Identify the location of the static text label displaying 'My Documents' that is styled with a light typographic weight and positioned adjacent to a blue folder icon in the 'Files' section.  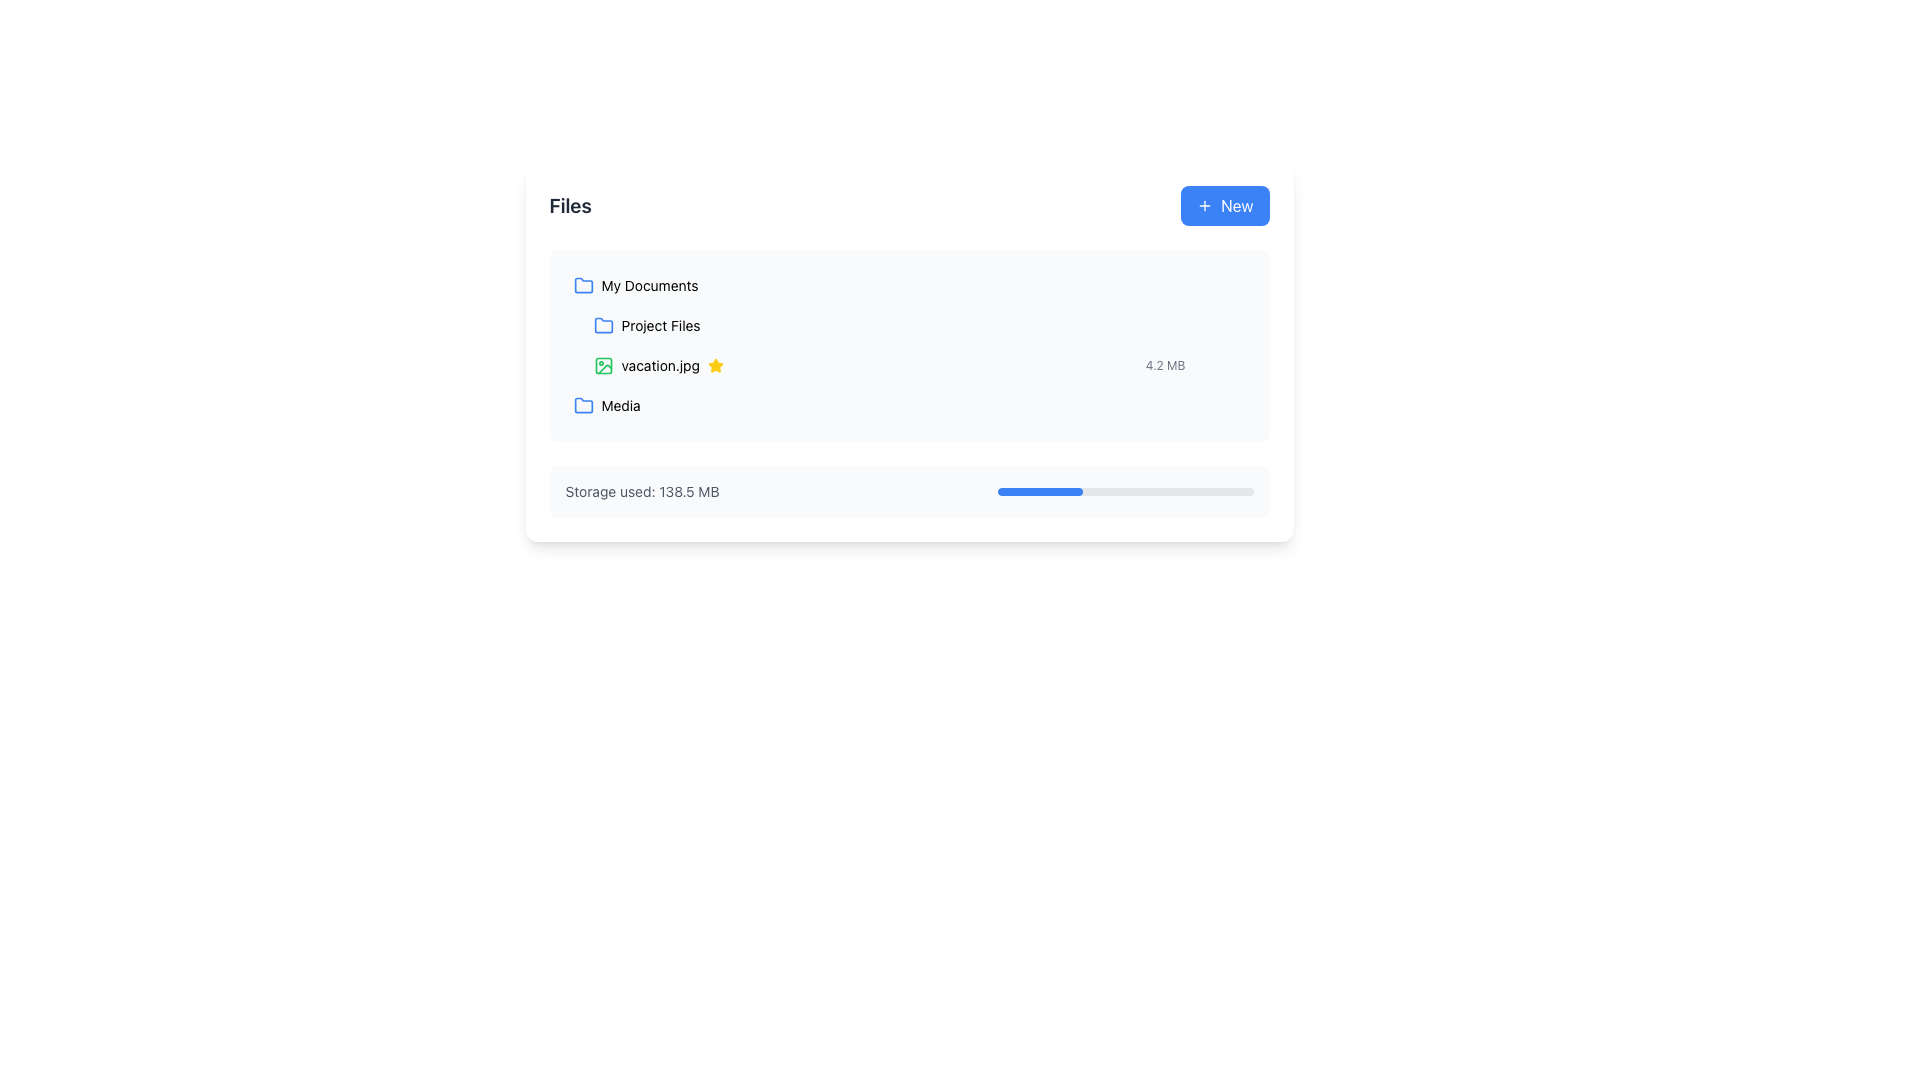
(650, 285).